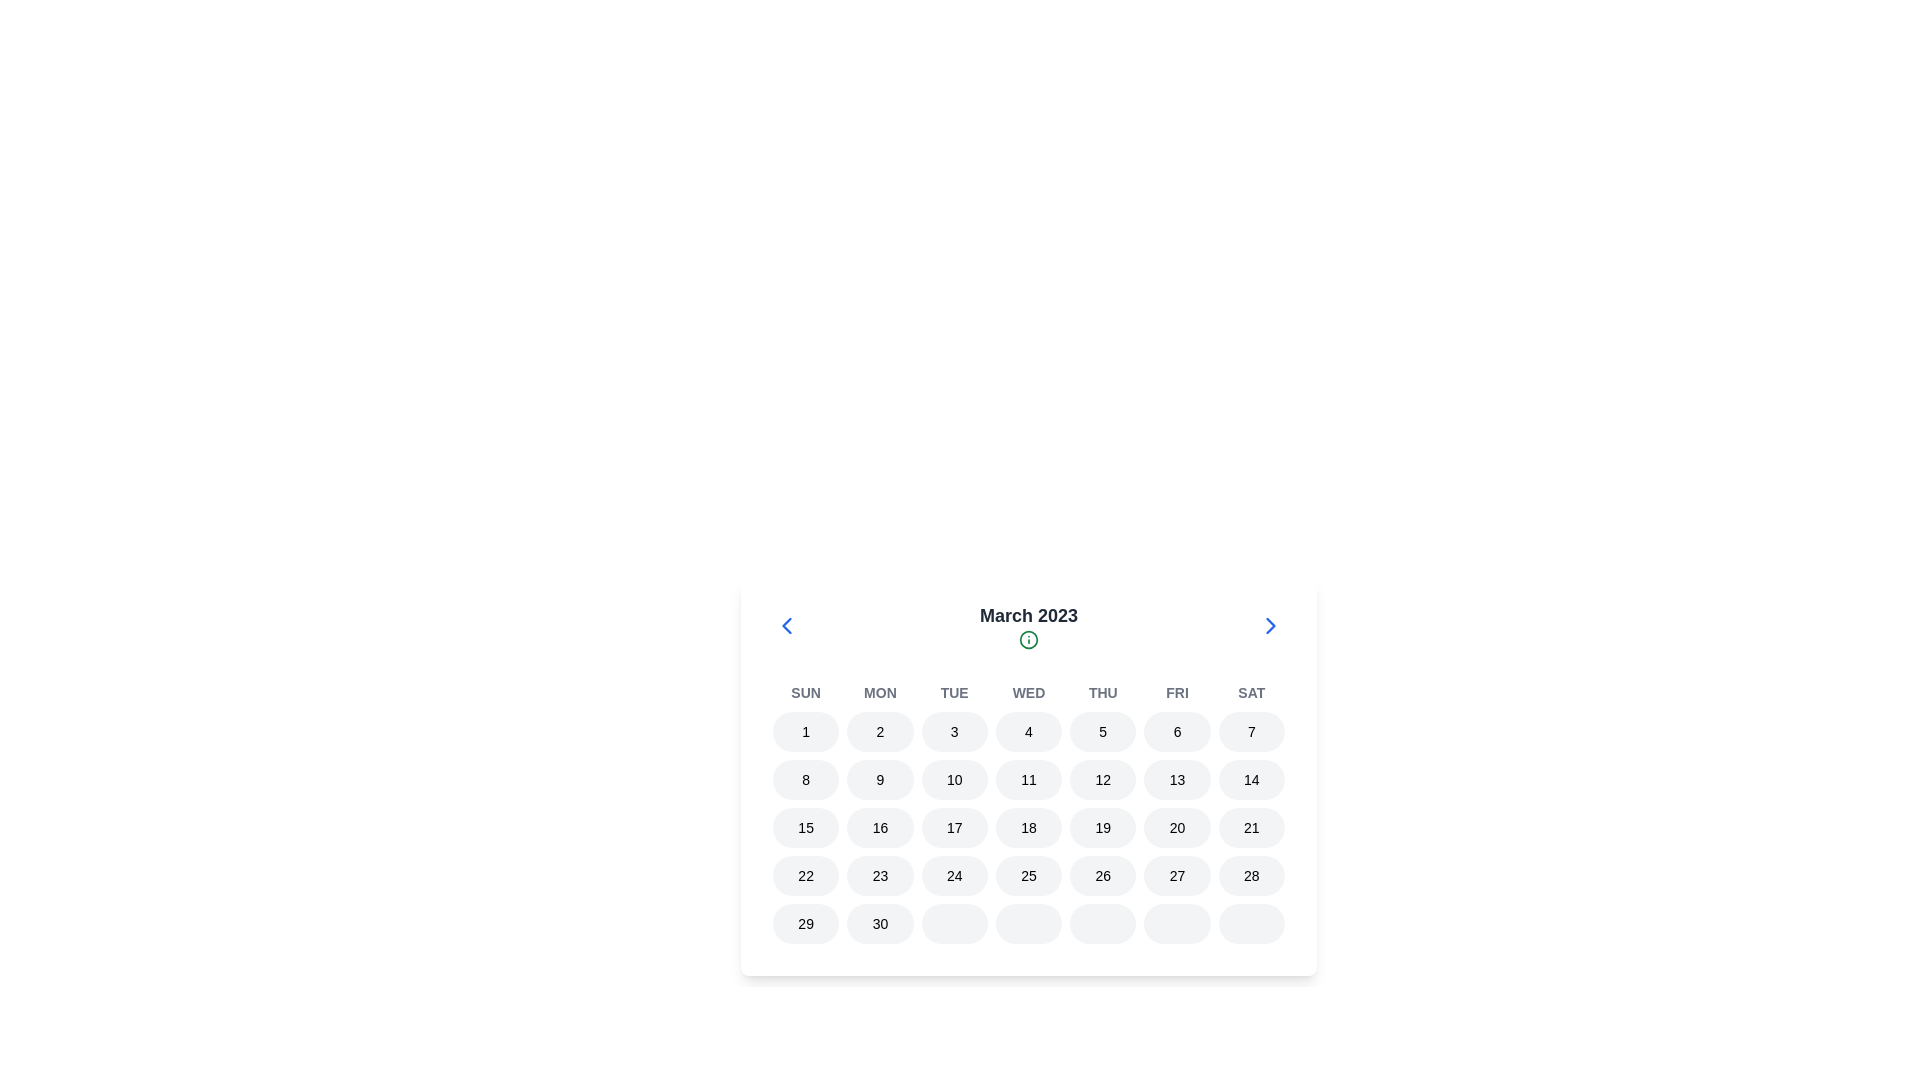 The height and width of the screenshot is (1080, 1920). I want to click on the text element representing 'Wednesday' in the weekly calendar layout, located below 'March 2023', so click(1028, 692).